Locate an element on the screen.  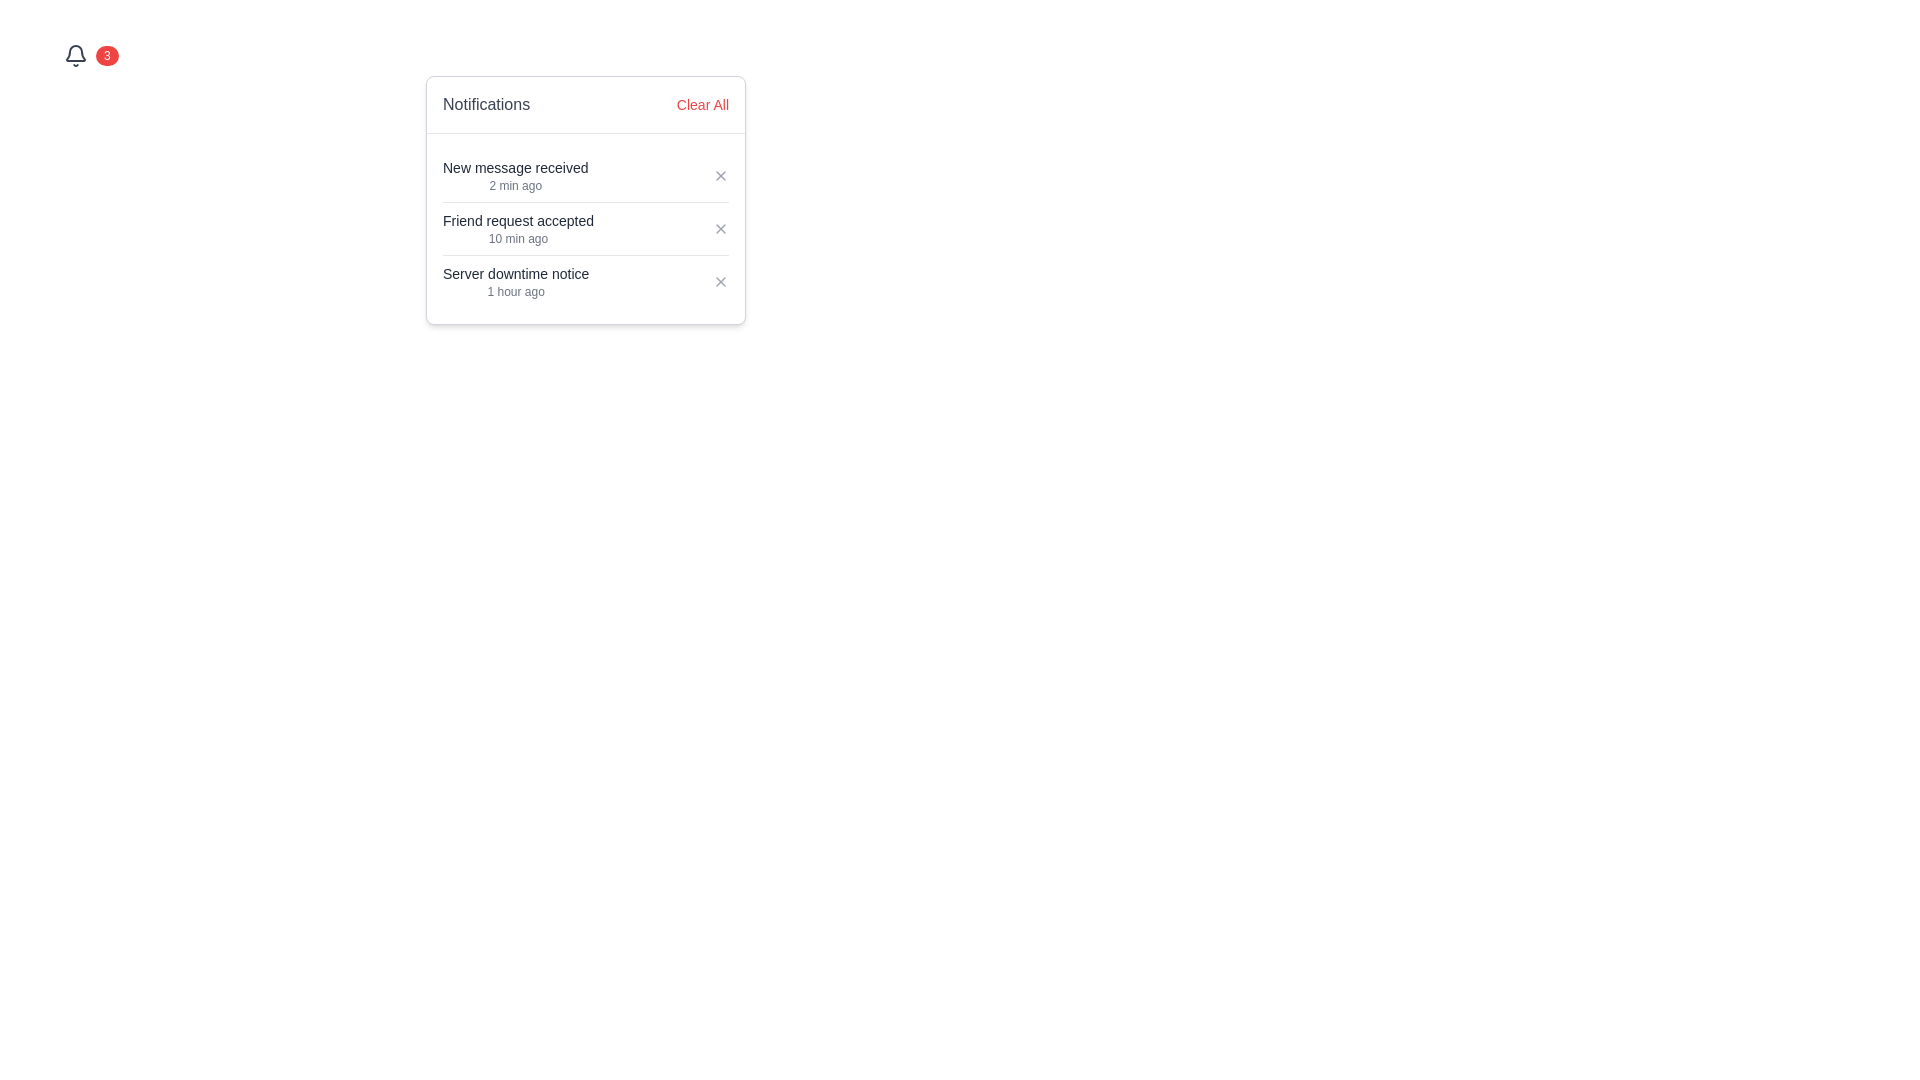
the 'Clear All' button is located at coordinates (702, 104).